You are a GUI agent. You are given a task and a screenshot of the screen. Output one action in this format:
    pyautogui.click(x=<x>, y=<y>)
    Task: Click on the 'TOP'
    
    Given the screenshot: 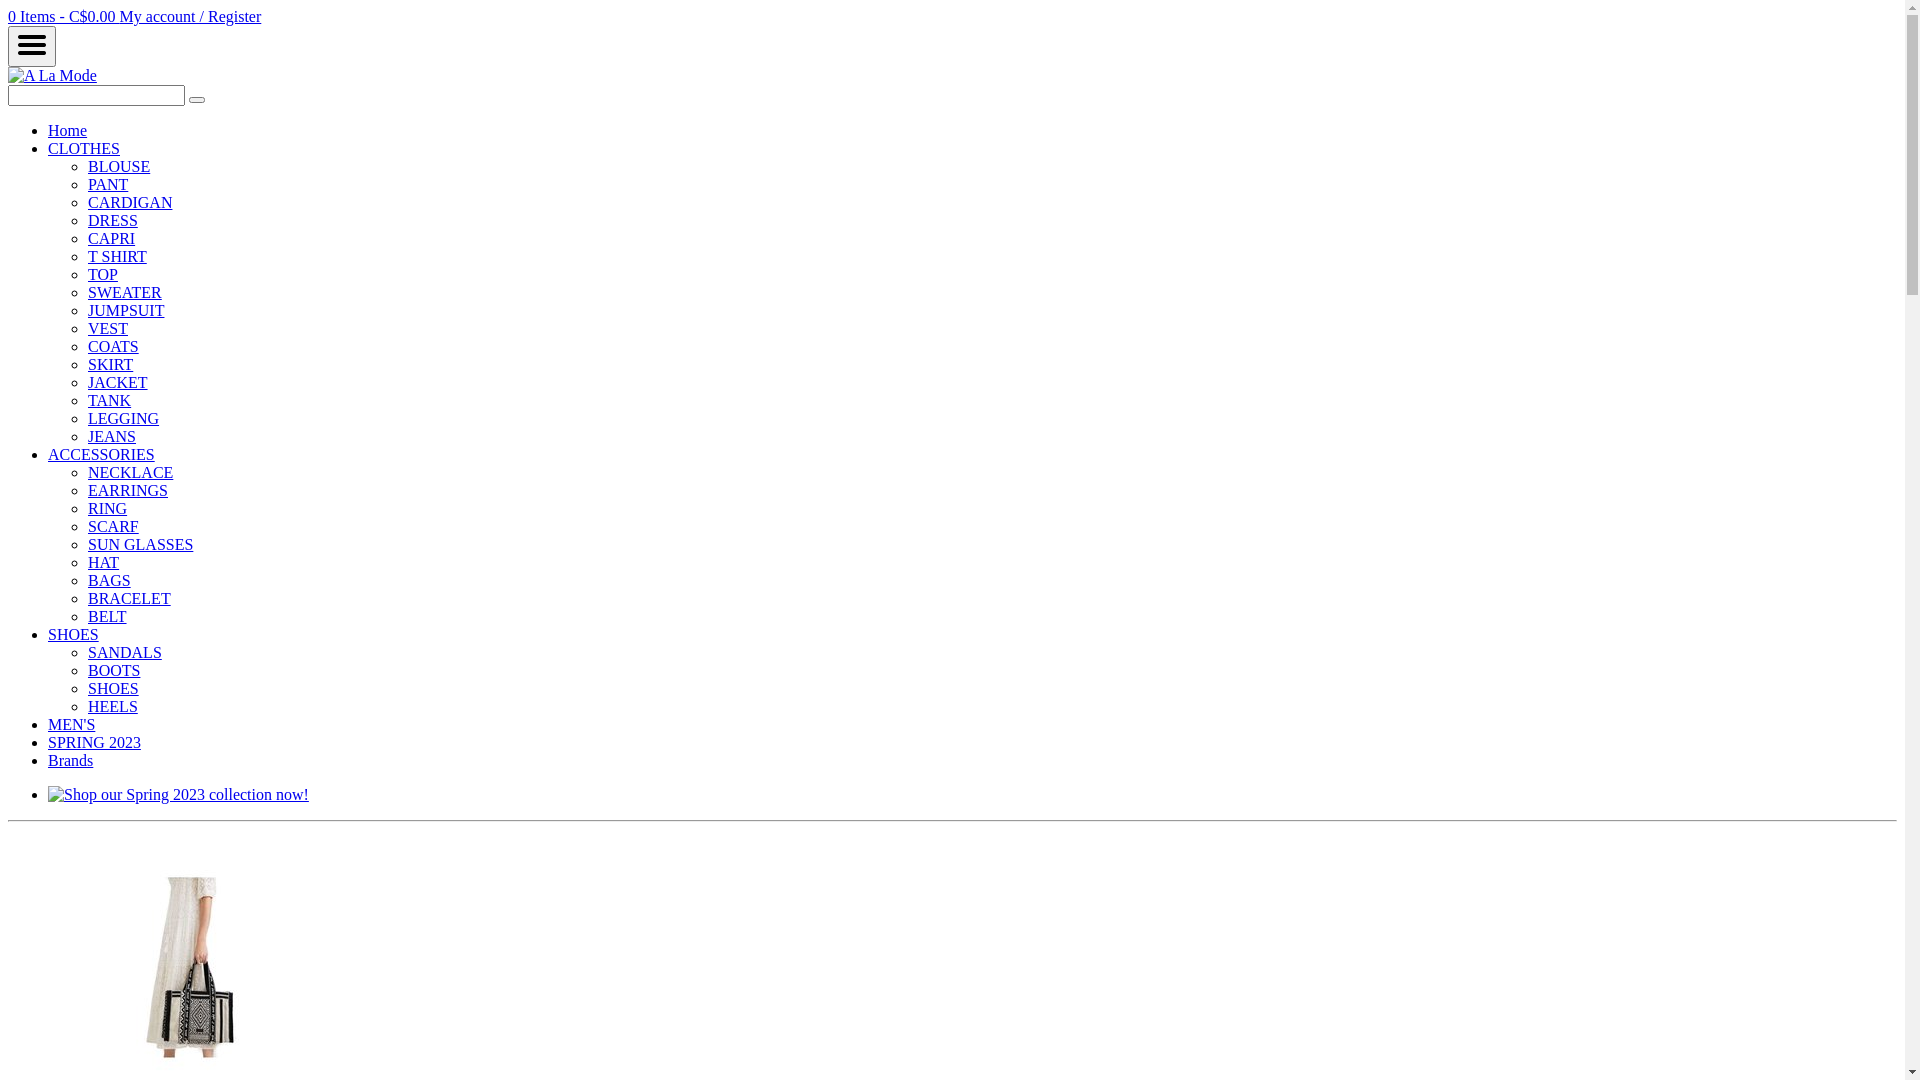 What is the action you would take?
    pyautogui.click(x=101, y=274)
    